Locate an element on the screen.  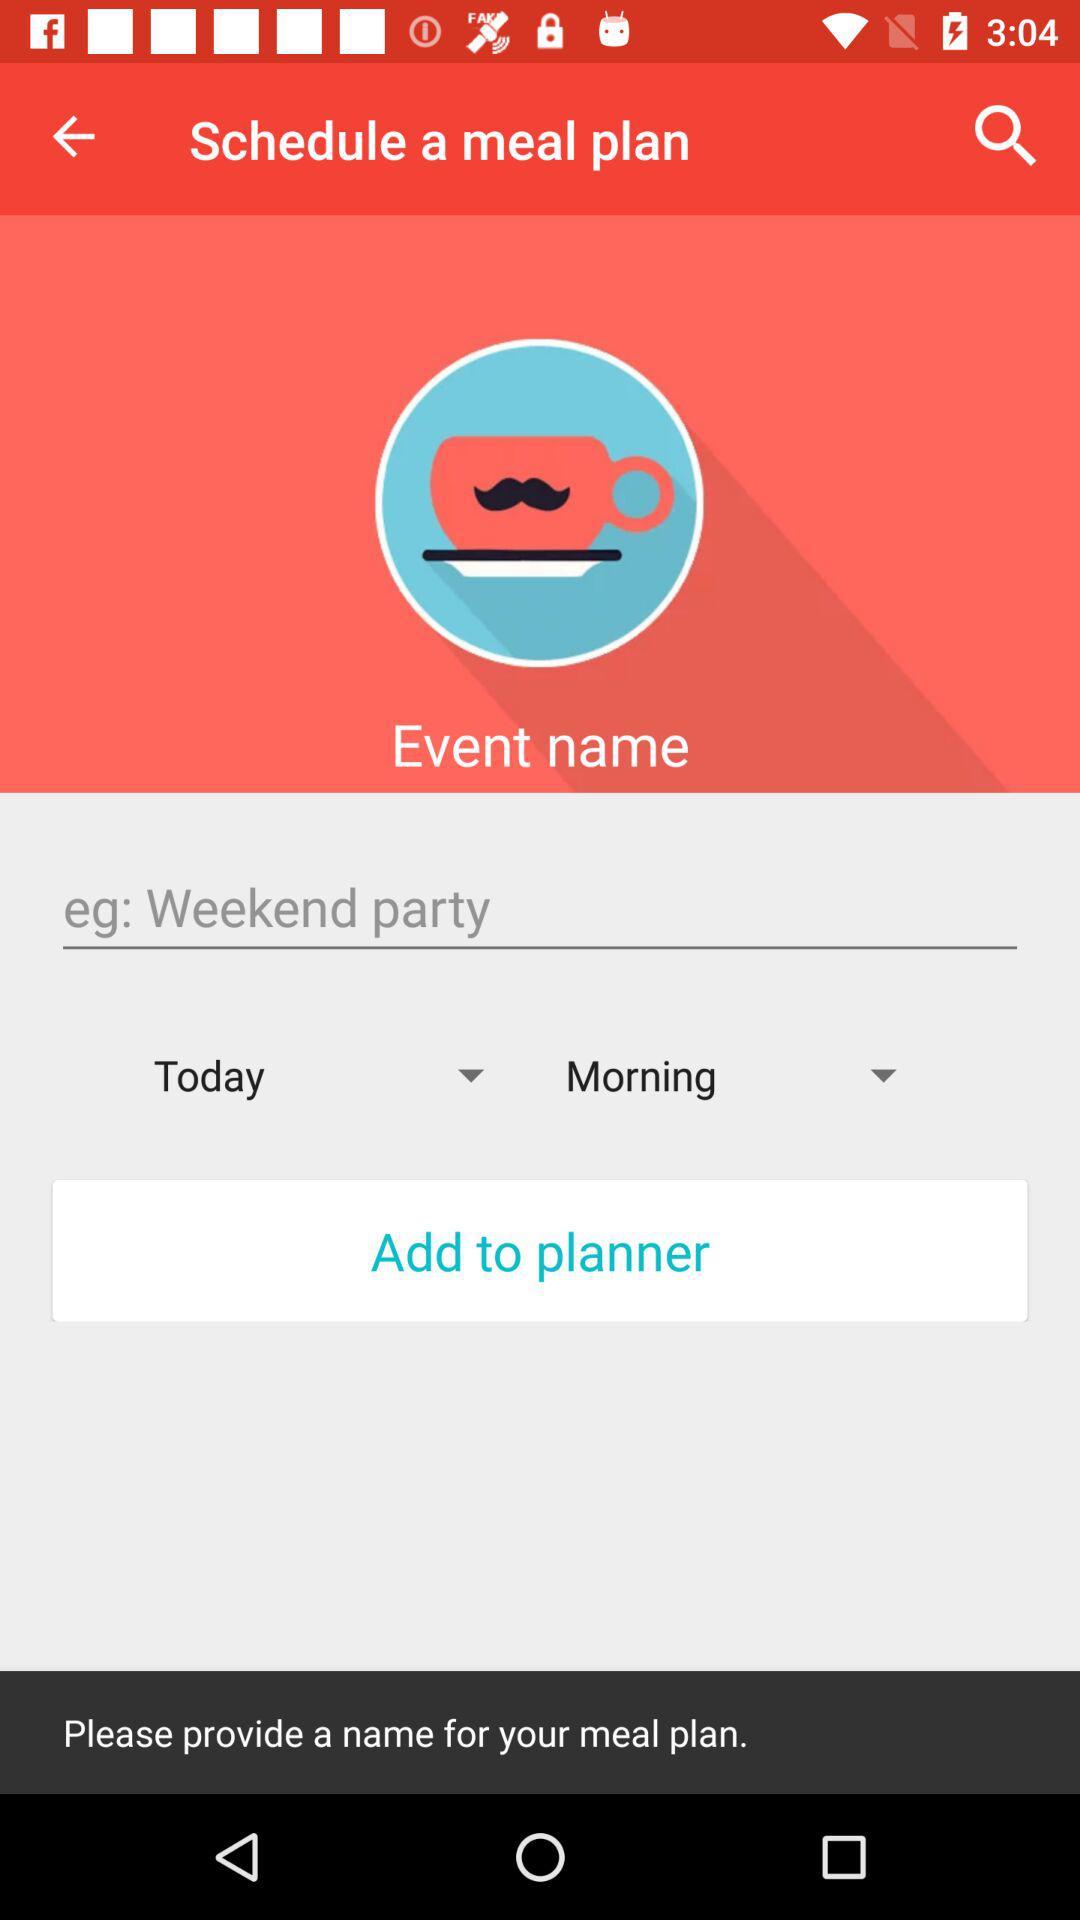
type the next is located at coordinates (540, 906).